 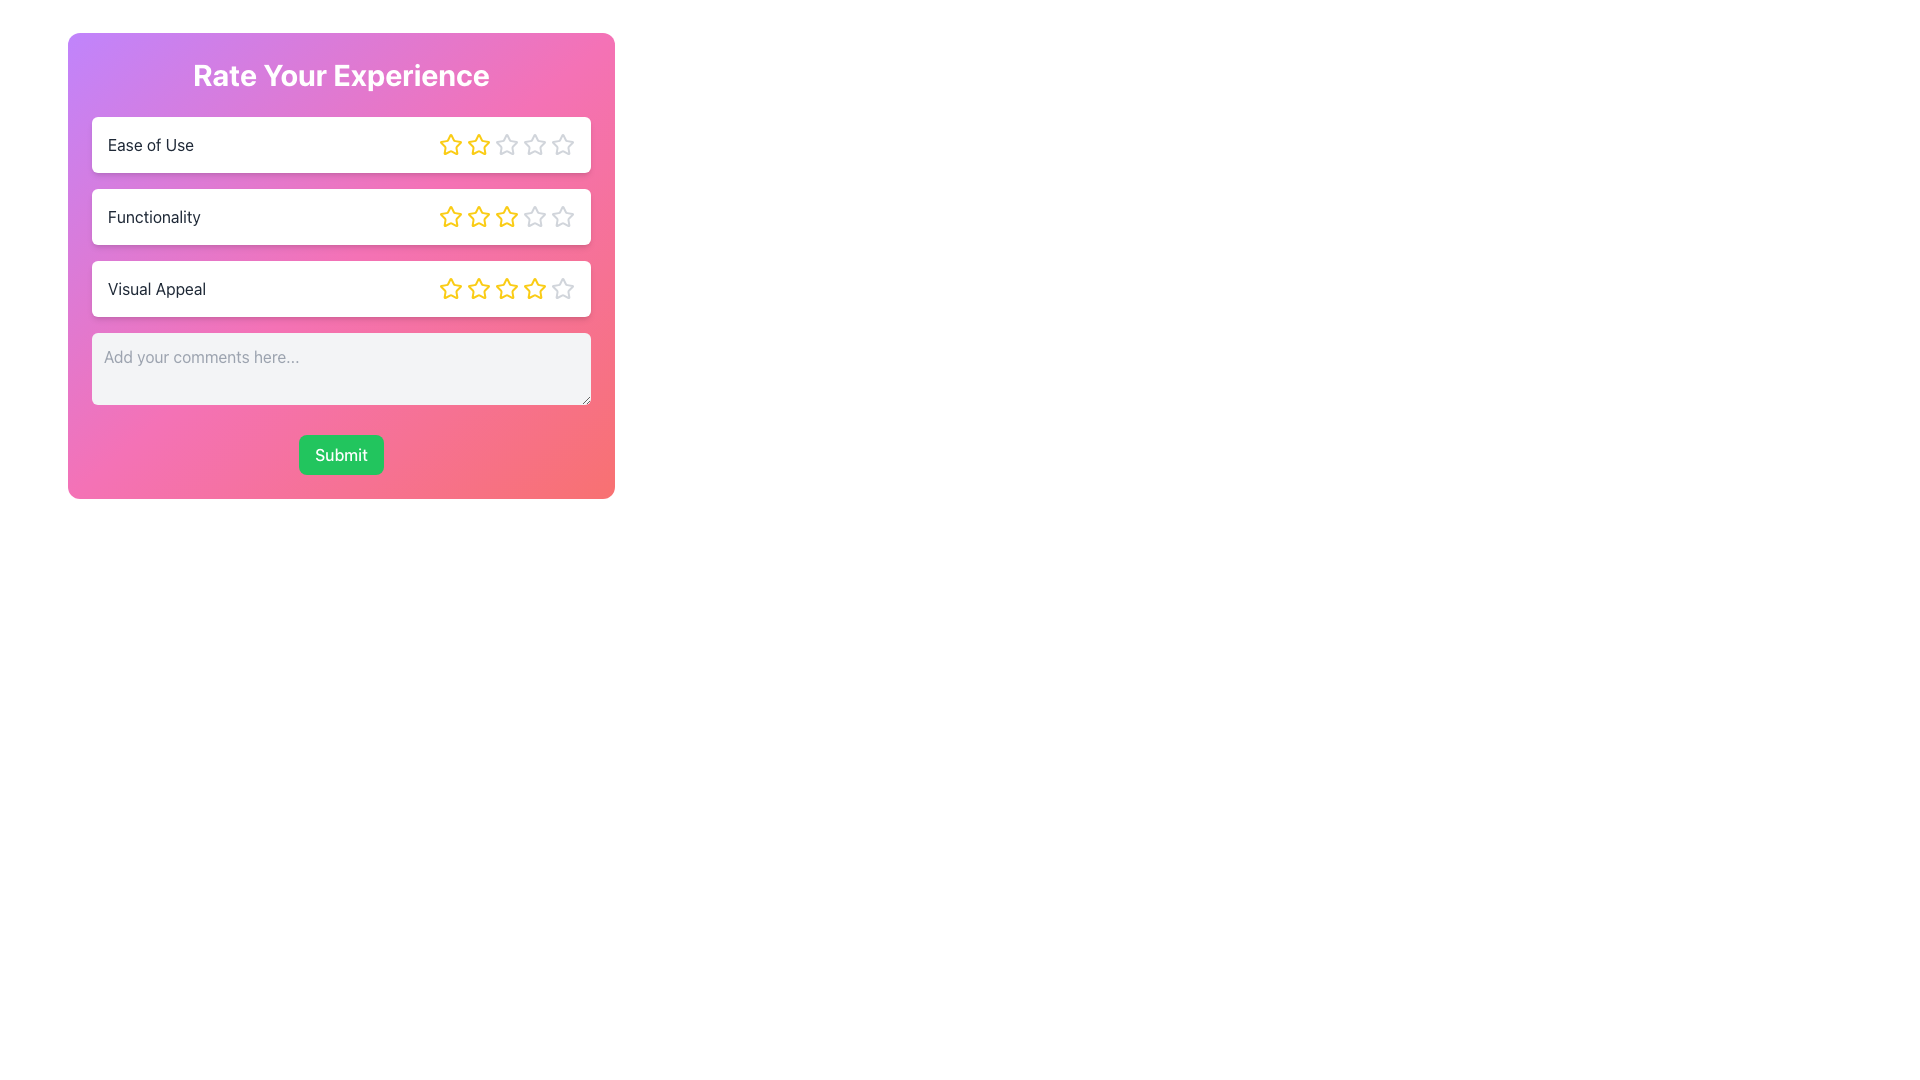 I want to click on the fifth Rating Star Icon for 'Functionality' to give the maximum rating, so click(x=560, y=216).